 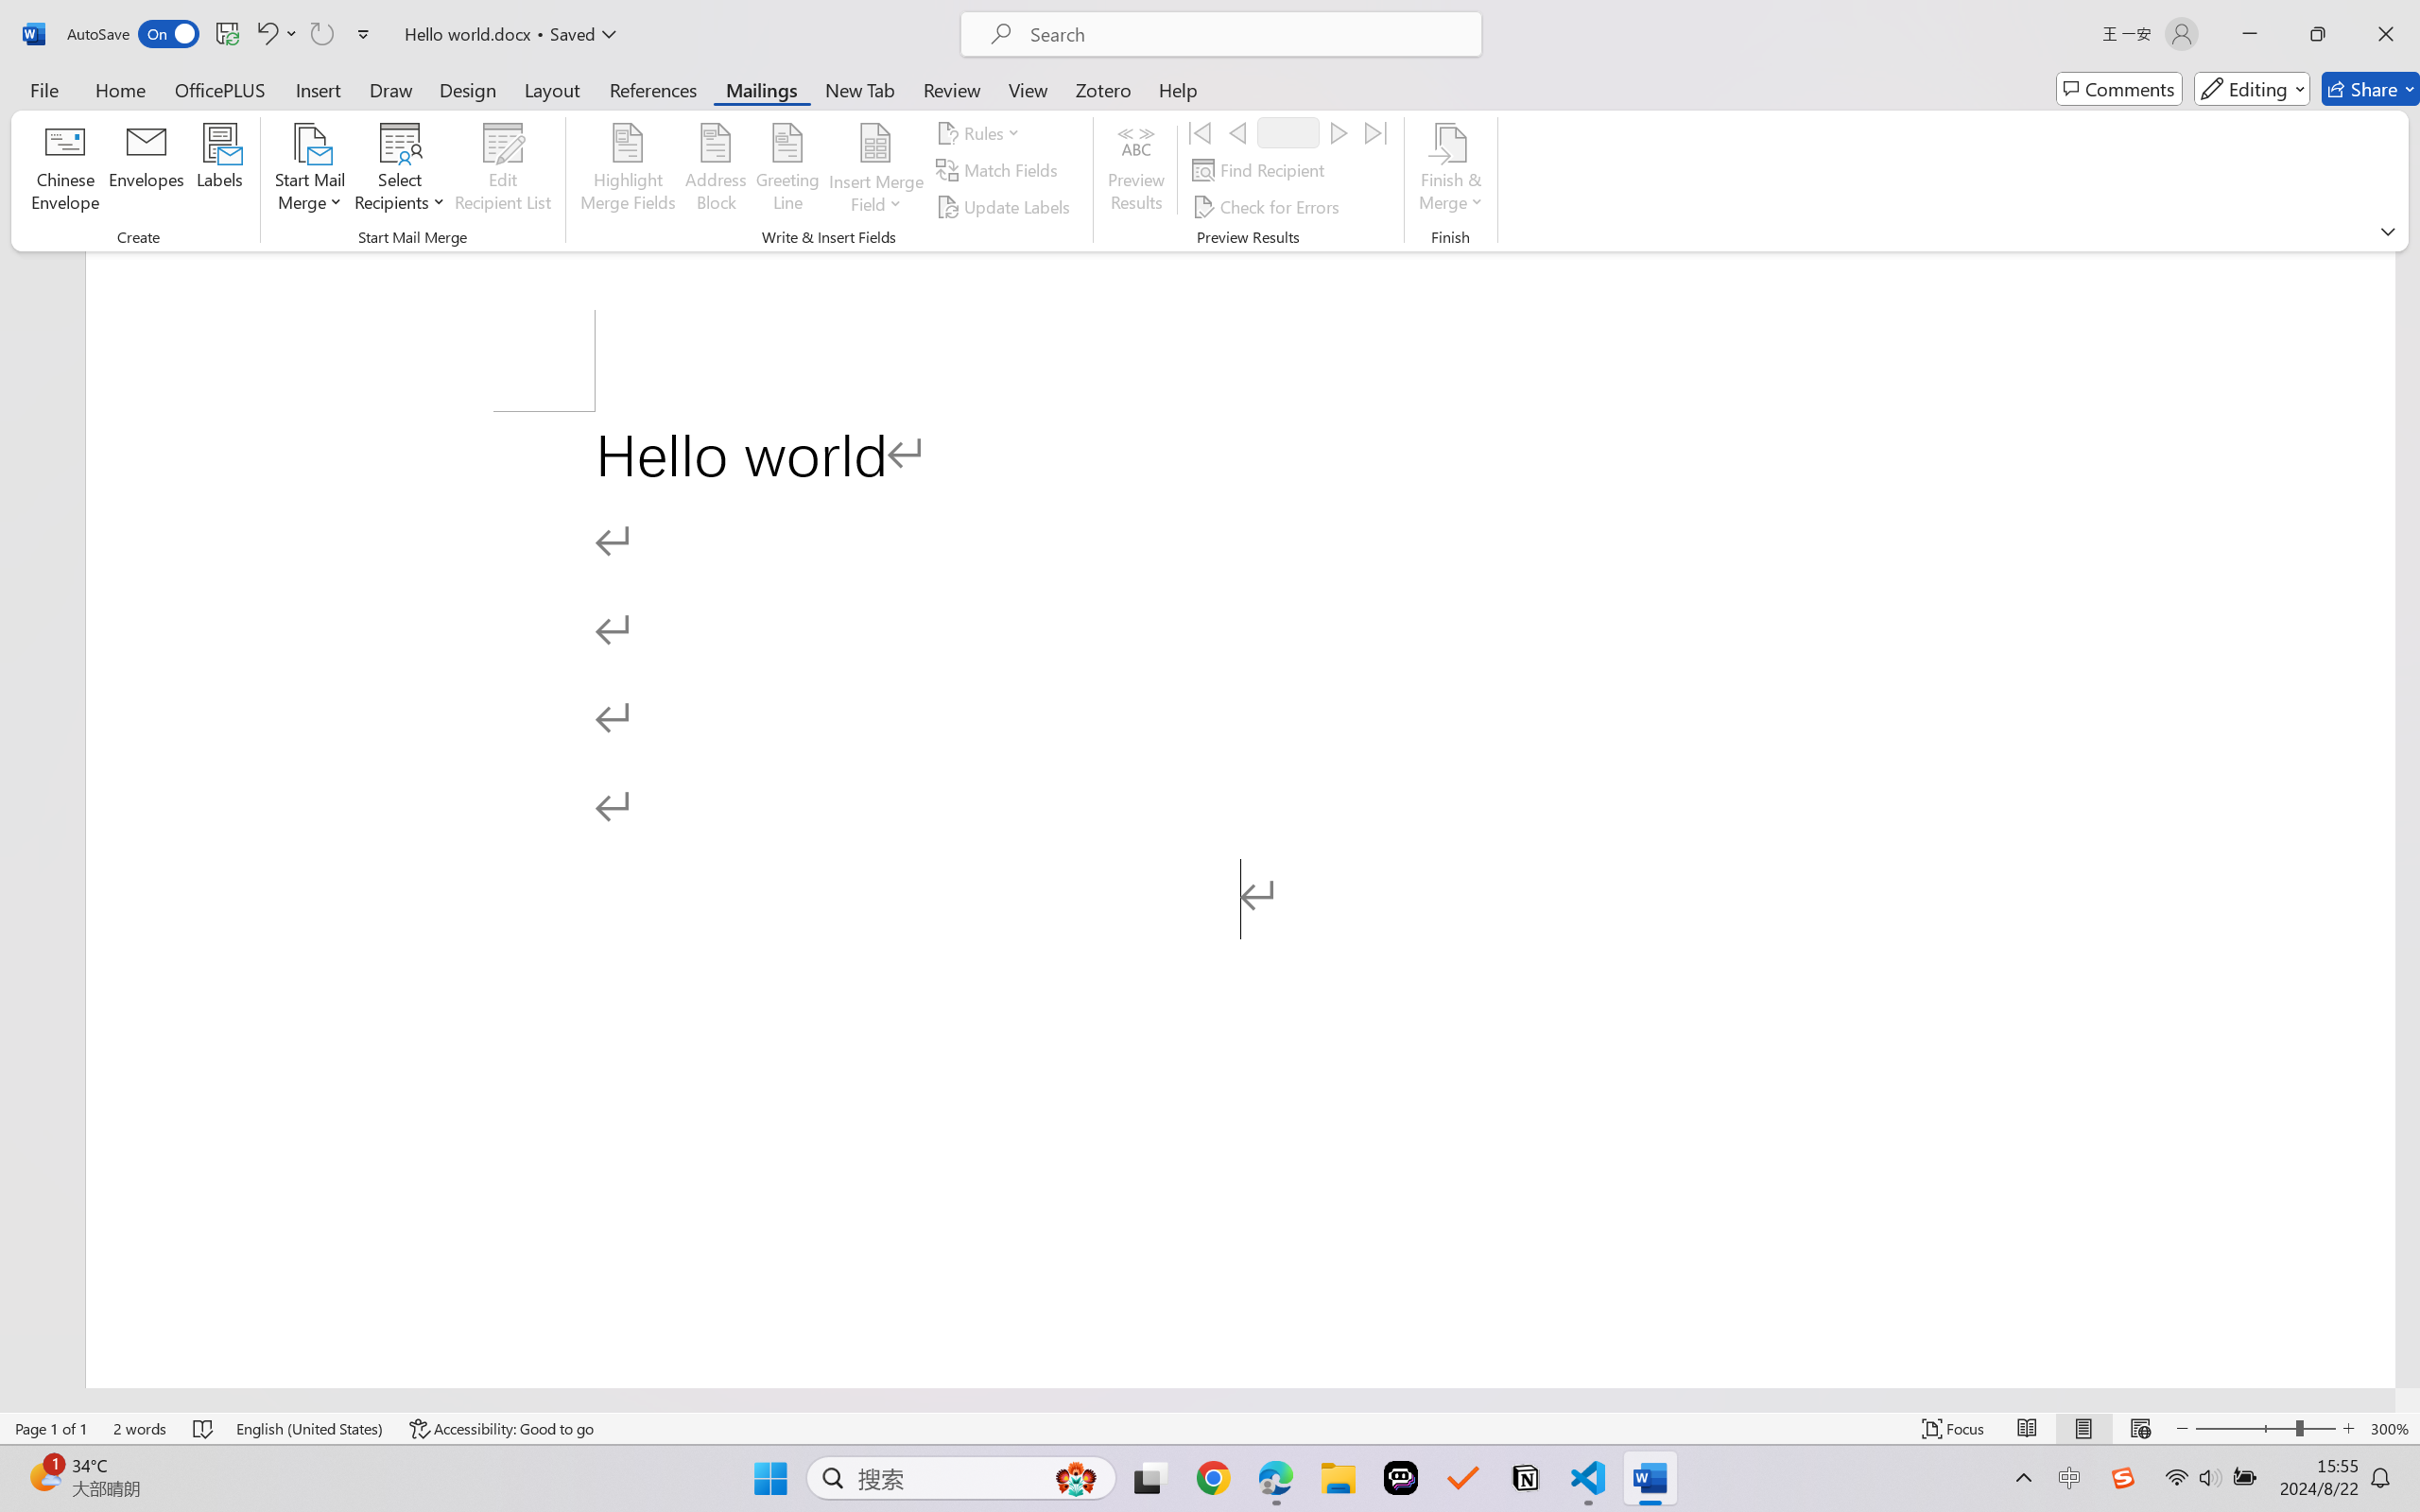 I want to click on 'Greeting Line...', so click(x=787, y=170).